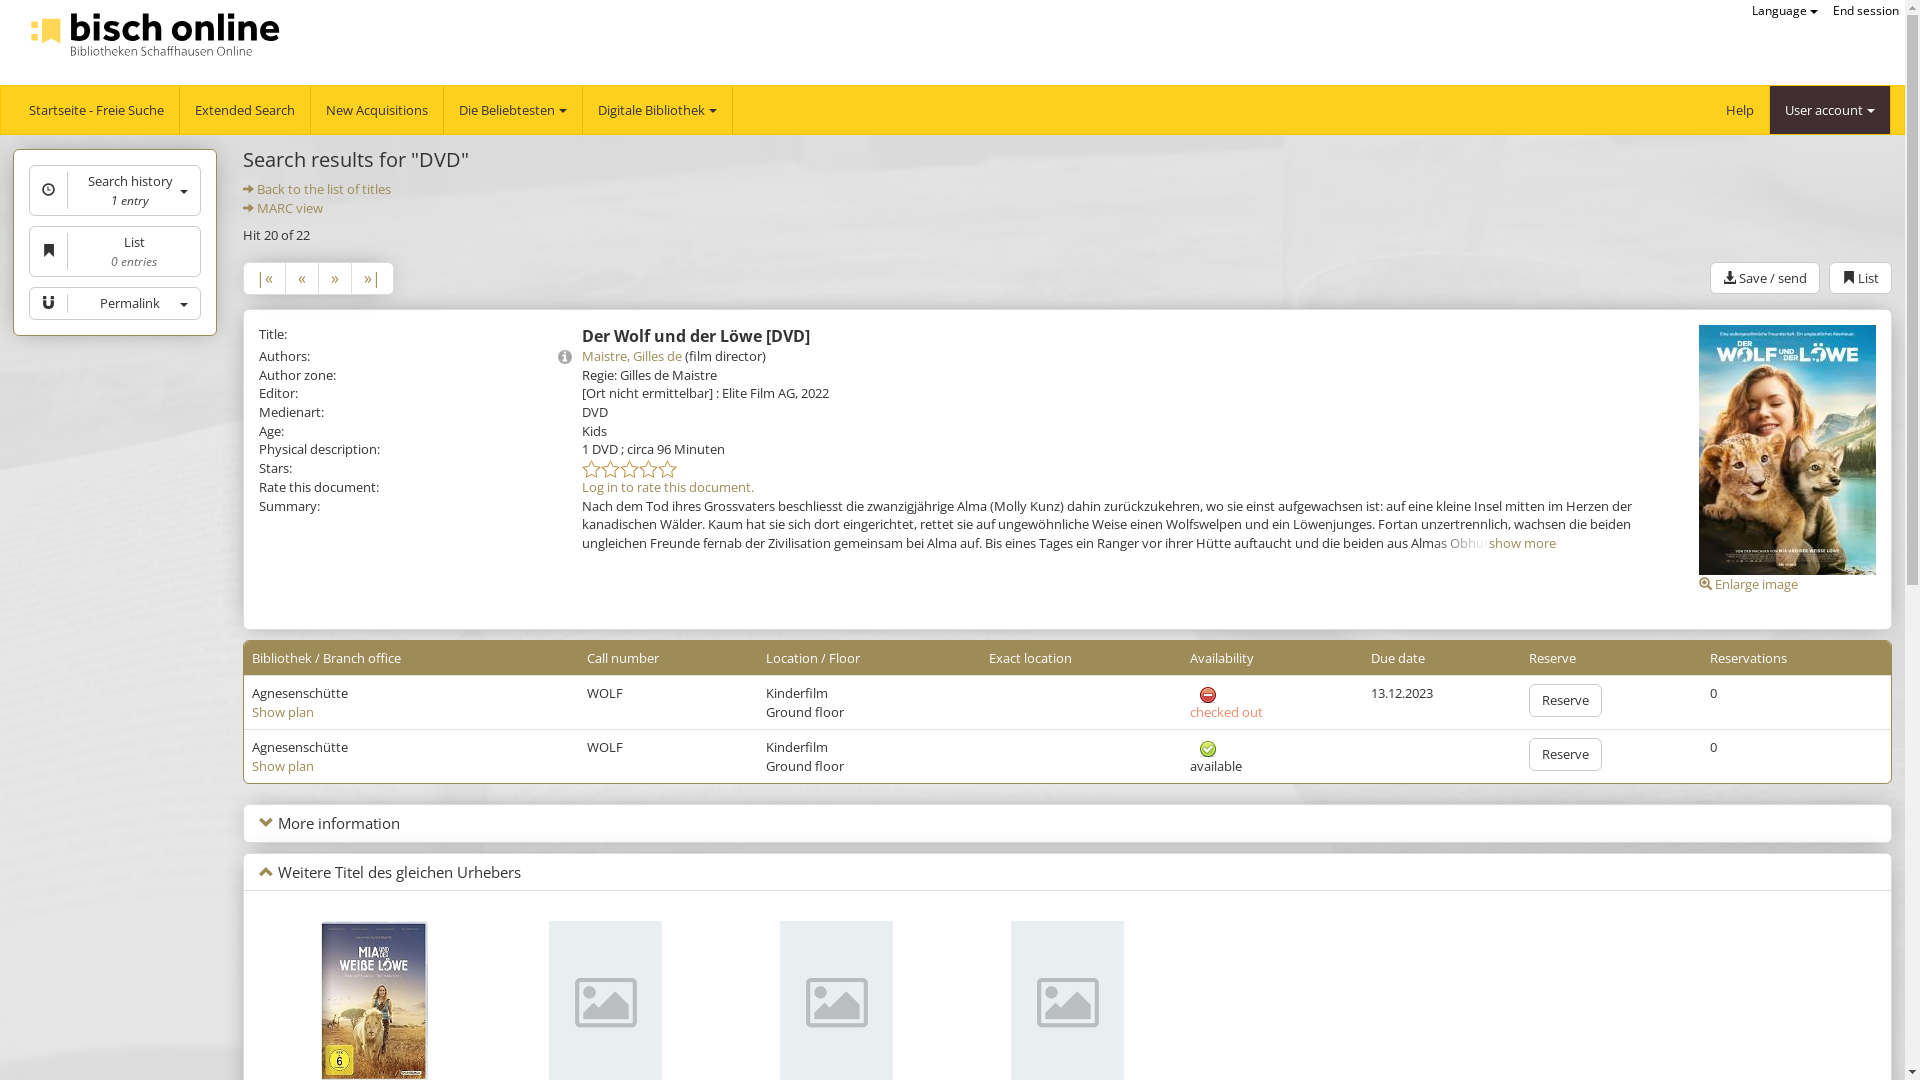 The width and height of the screenshot is (1920, 1080). What do you see at coordinates (361, 658) in the screenshot?
I see `'Branch office'` at bounding box center [361, 658].